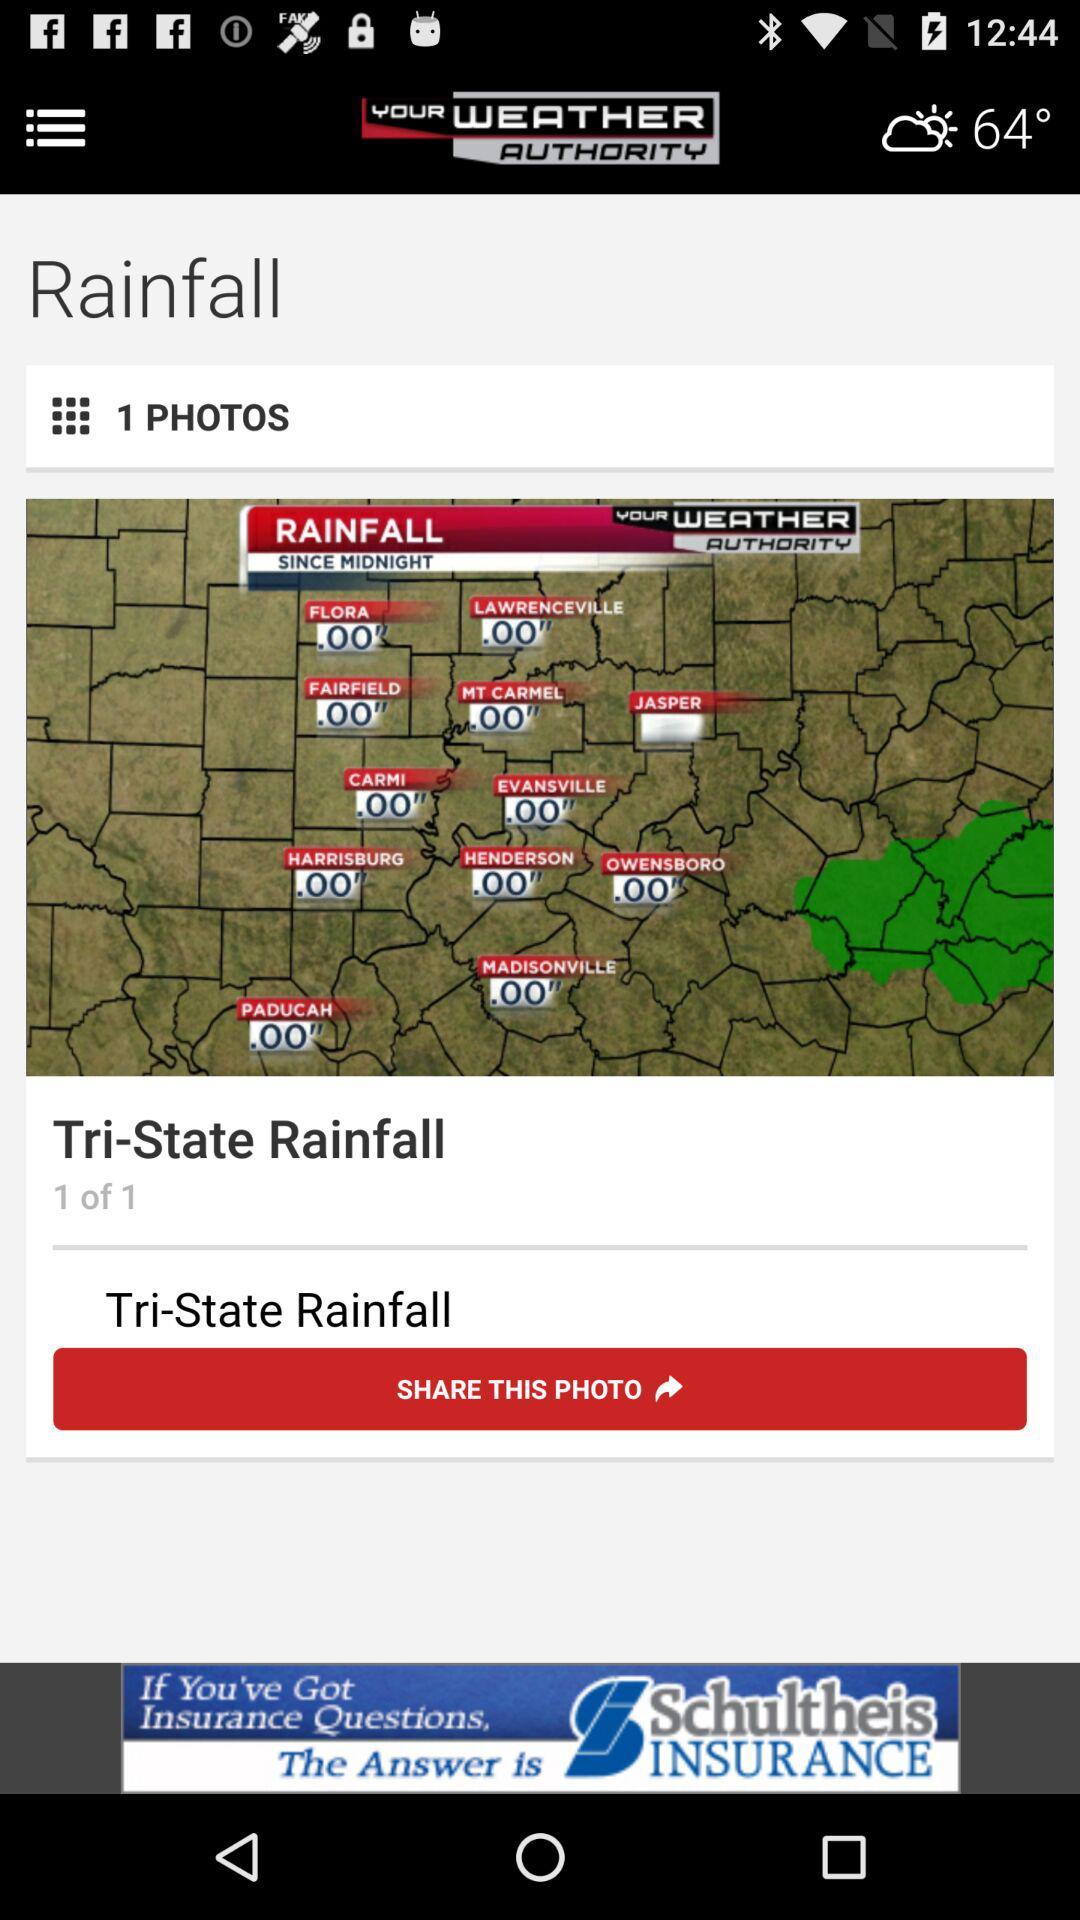 Image resolution: width=1080 pixels, height=1920 pixels. Describe the element at coordinates (540, 1311) in the screenshot. I see `click discription` at that location.